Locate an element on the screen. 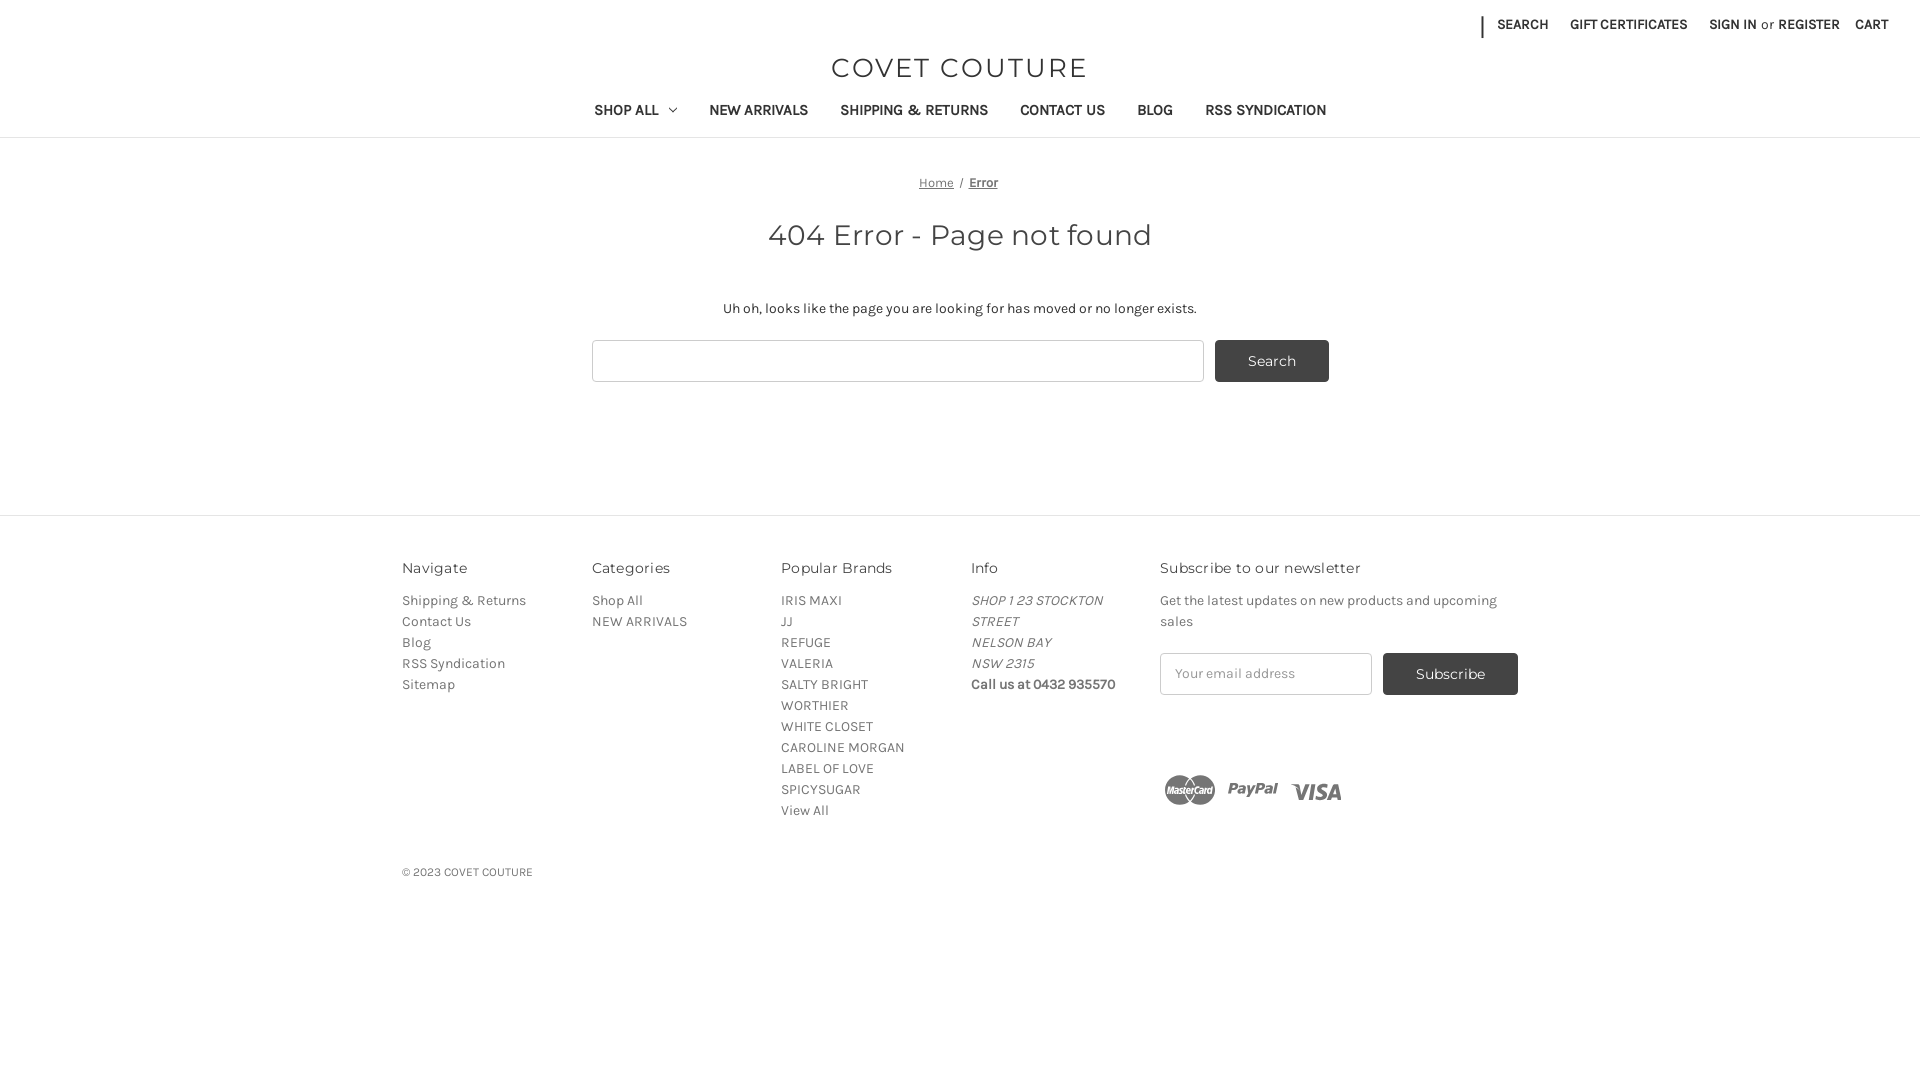 This screenshot has height=1080, width=1920. 'REGISTER' is located at coordinates (1809, 24).